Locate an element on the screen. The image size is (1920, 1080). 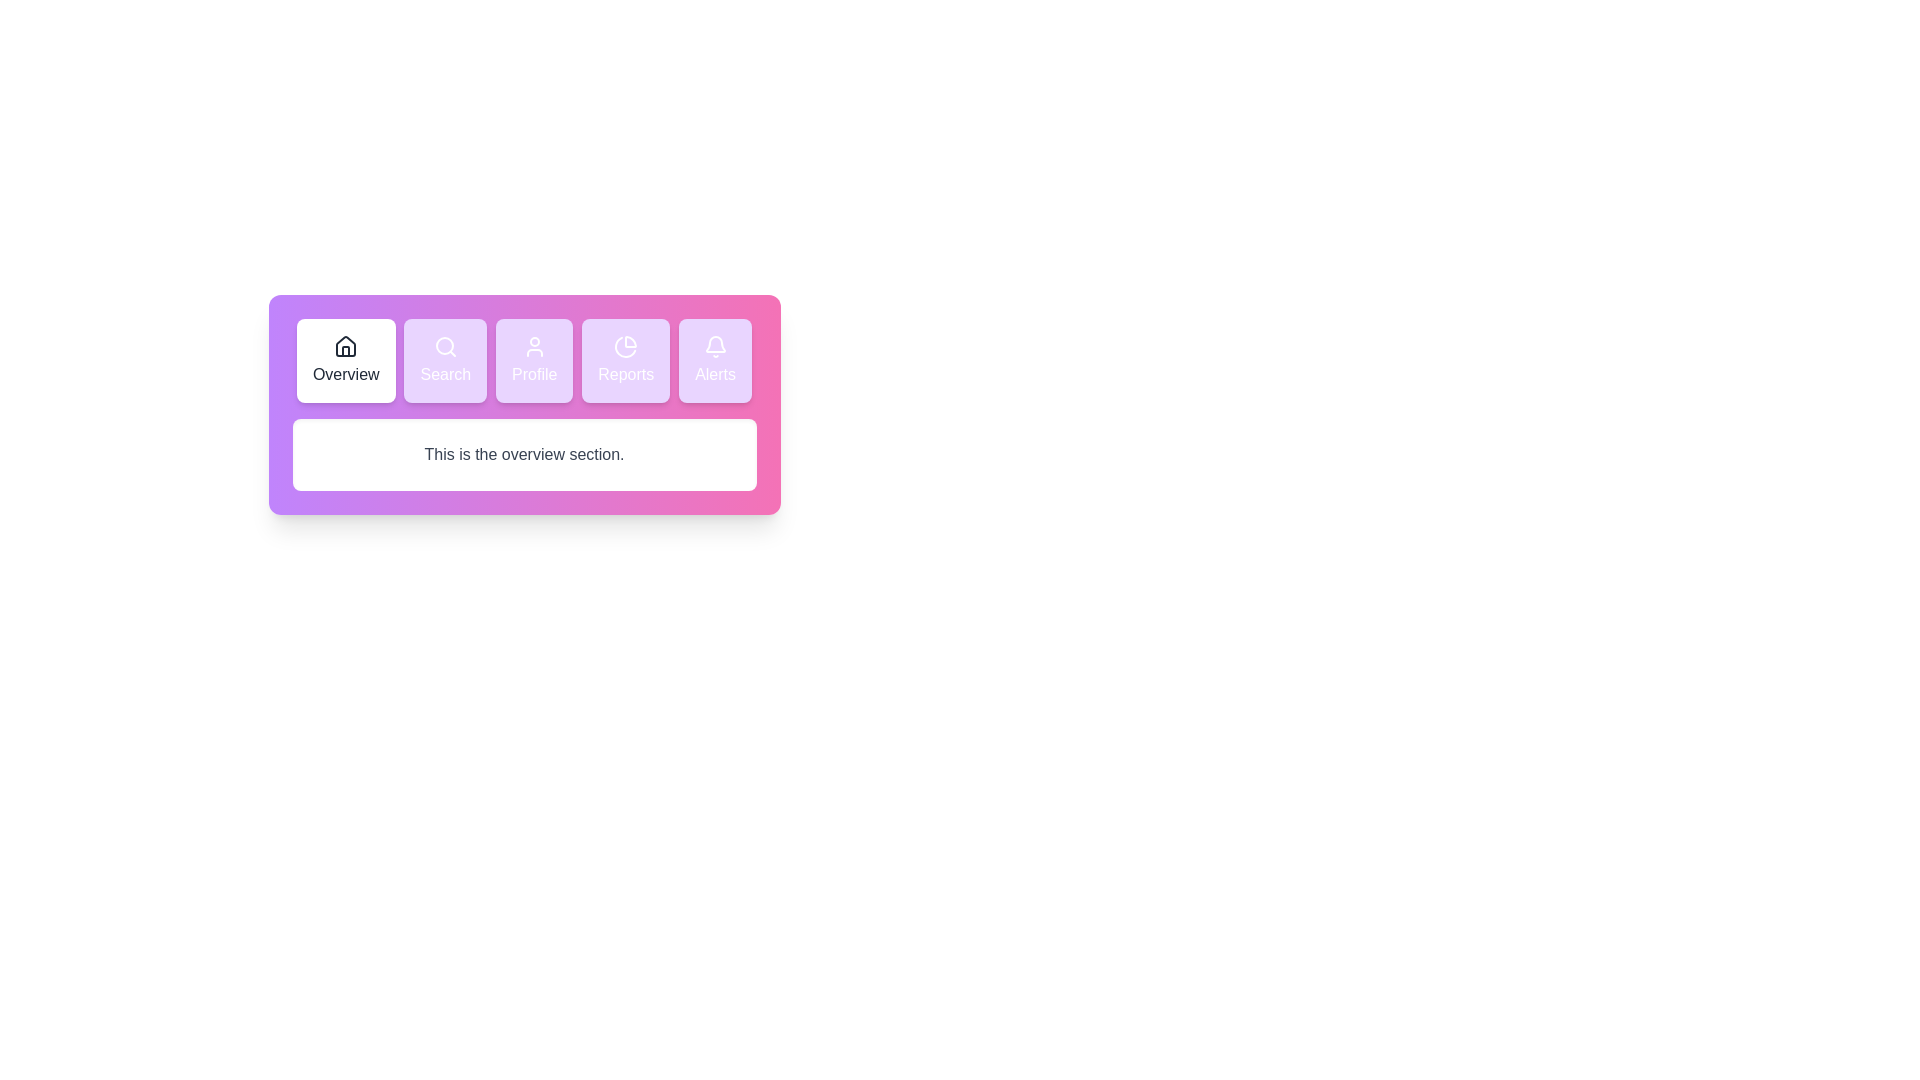
the first navigational button located at the top-left of the interface is located at coordinates (346, 361).